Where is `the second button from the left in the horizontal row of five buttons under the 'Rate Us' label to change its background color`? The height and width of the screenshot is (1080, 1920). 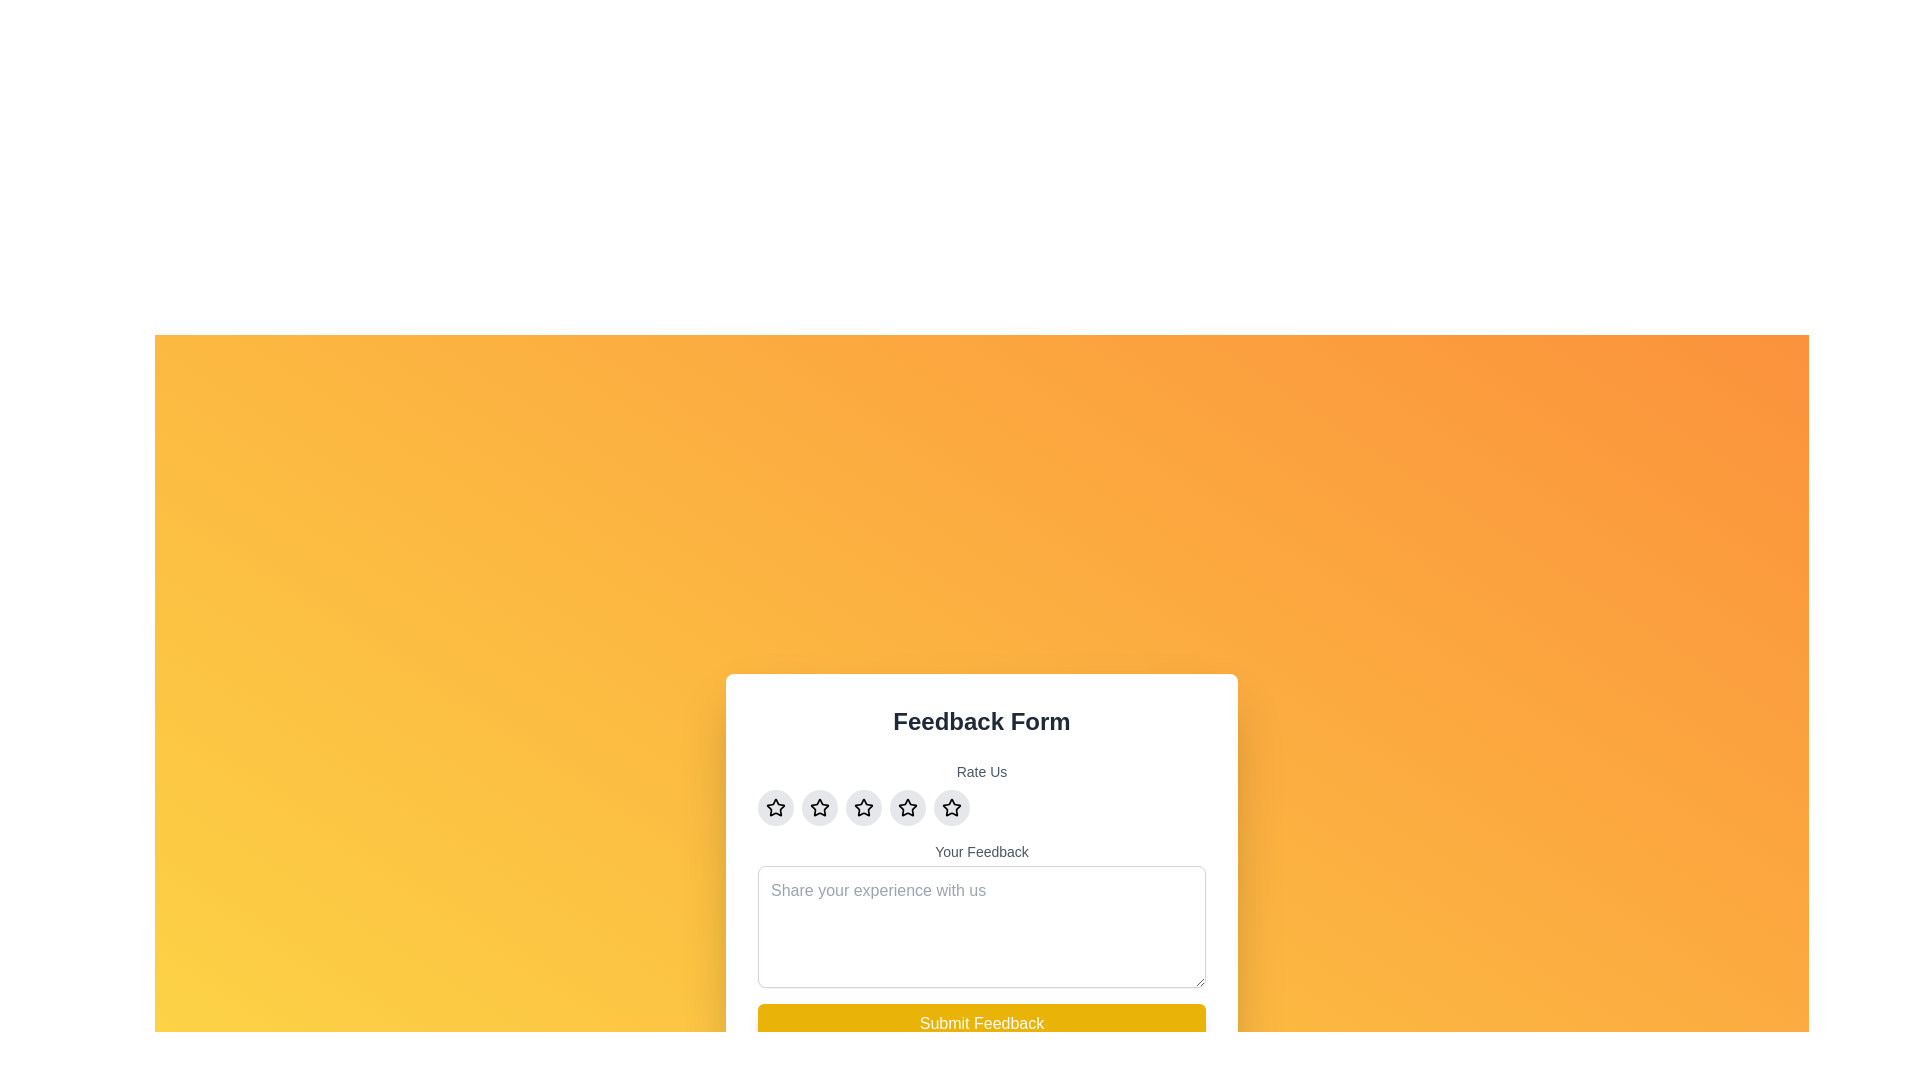
the second button from the left in the horizontal row of five buttons under the 'Rate Us' label to change its background color is located at coordinates (820, 806).